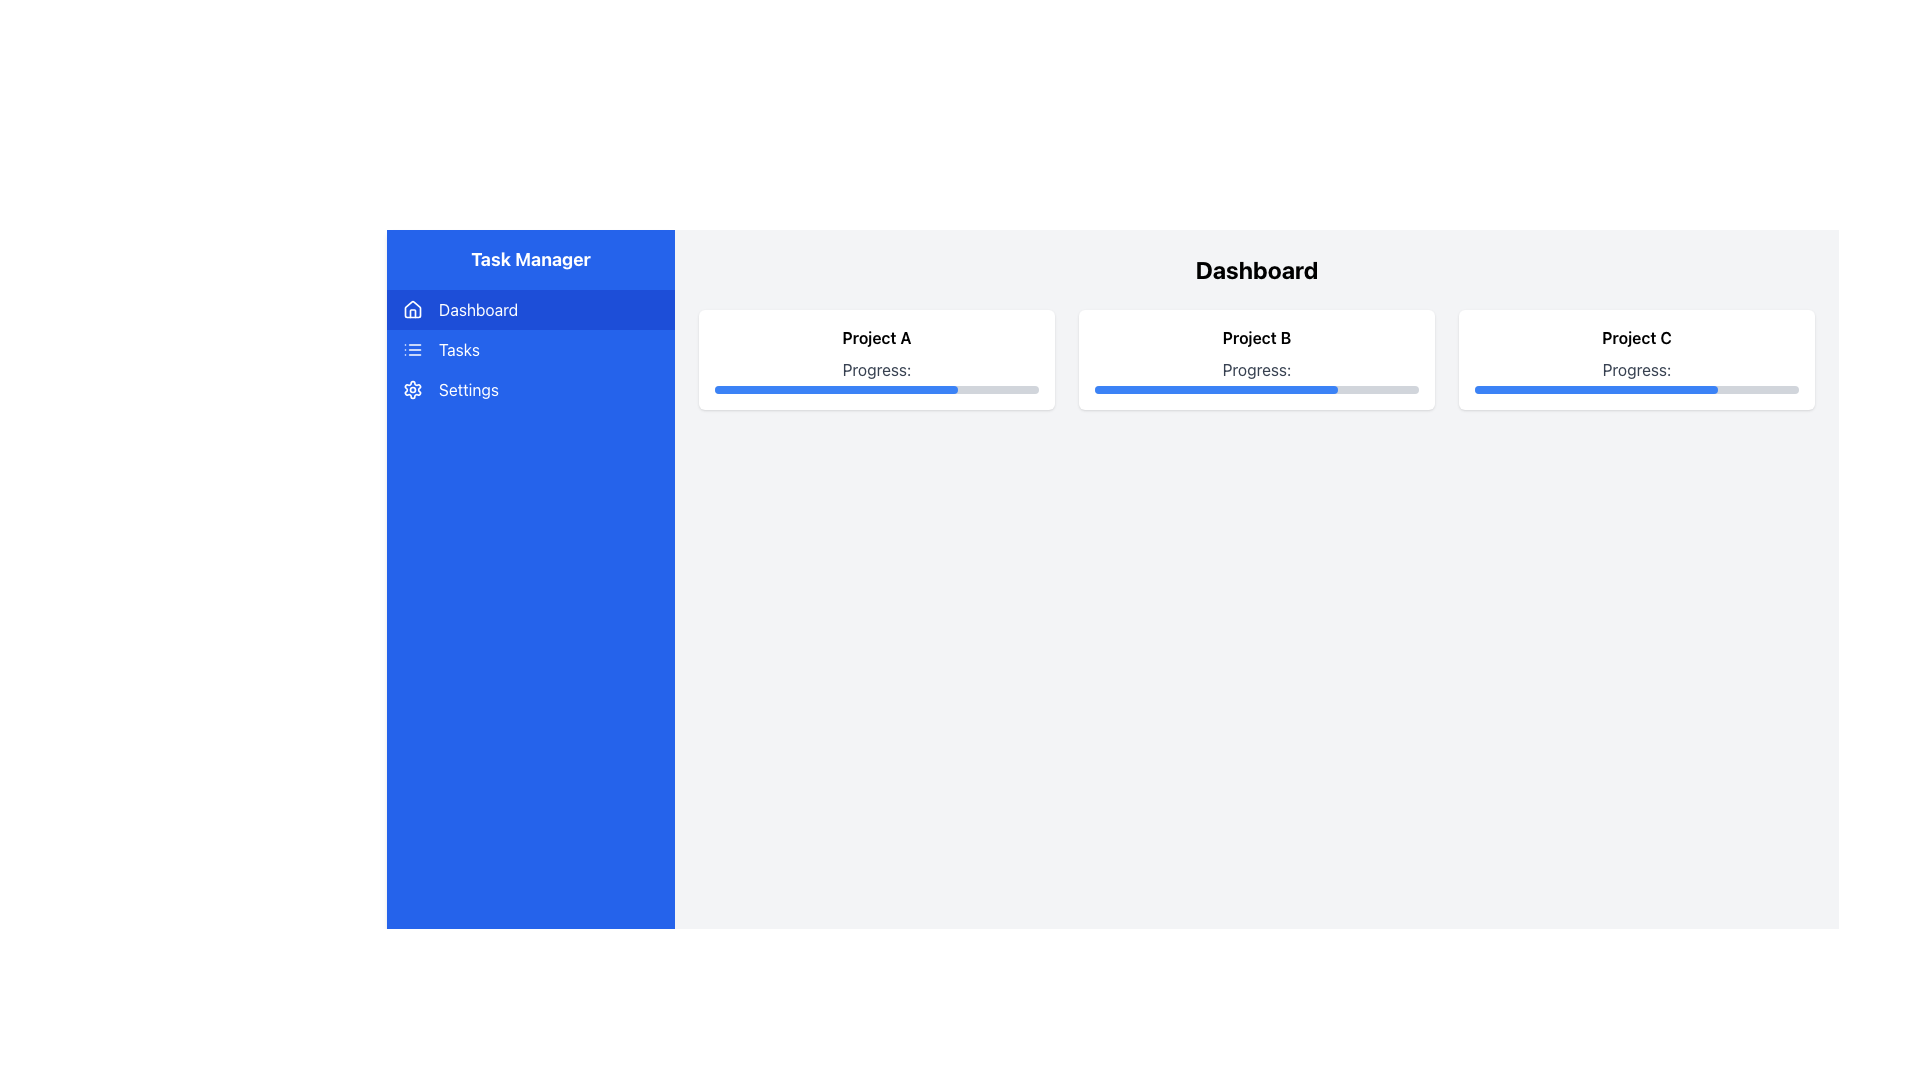 The height and width of the screenshot is (1080, 1920). Describe the element at coordinates (411, 308) in the screenshot. I see `the house icon's roof section, which is part of the 'Dashboard' navigation item in the left sidebar` at that location.